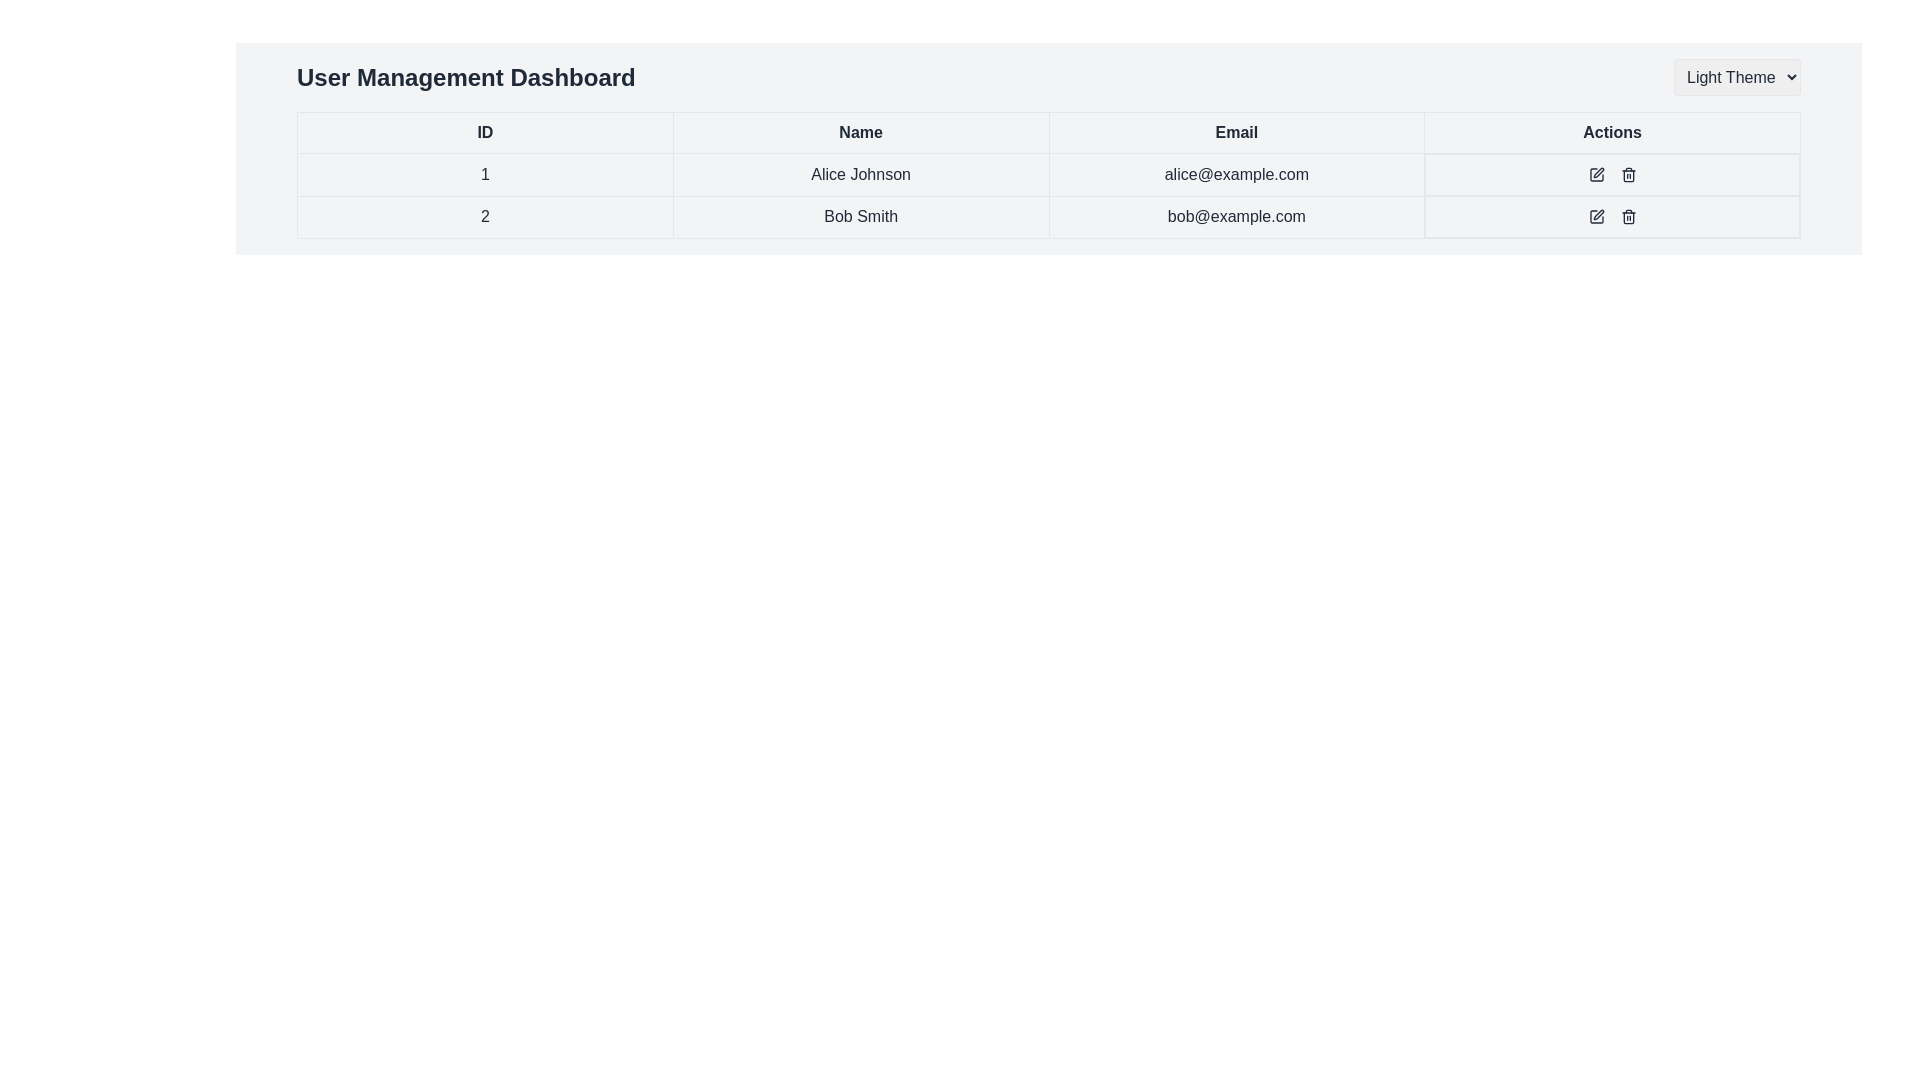 This screenshot has width=1920, height=1080. What do you see at coordinates (861, 132) in the screenshot?
I see `the table header labeled 'Name', which is the second header in the table's header row, positioned between 'ID' and 'Email'` at bounding box center [861, 132].